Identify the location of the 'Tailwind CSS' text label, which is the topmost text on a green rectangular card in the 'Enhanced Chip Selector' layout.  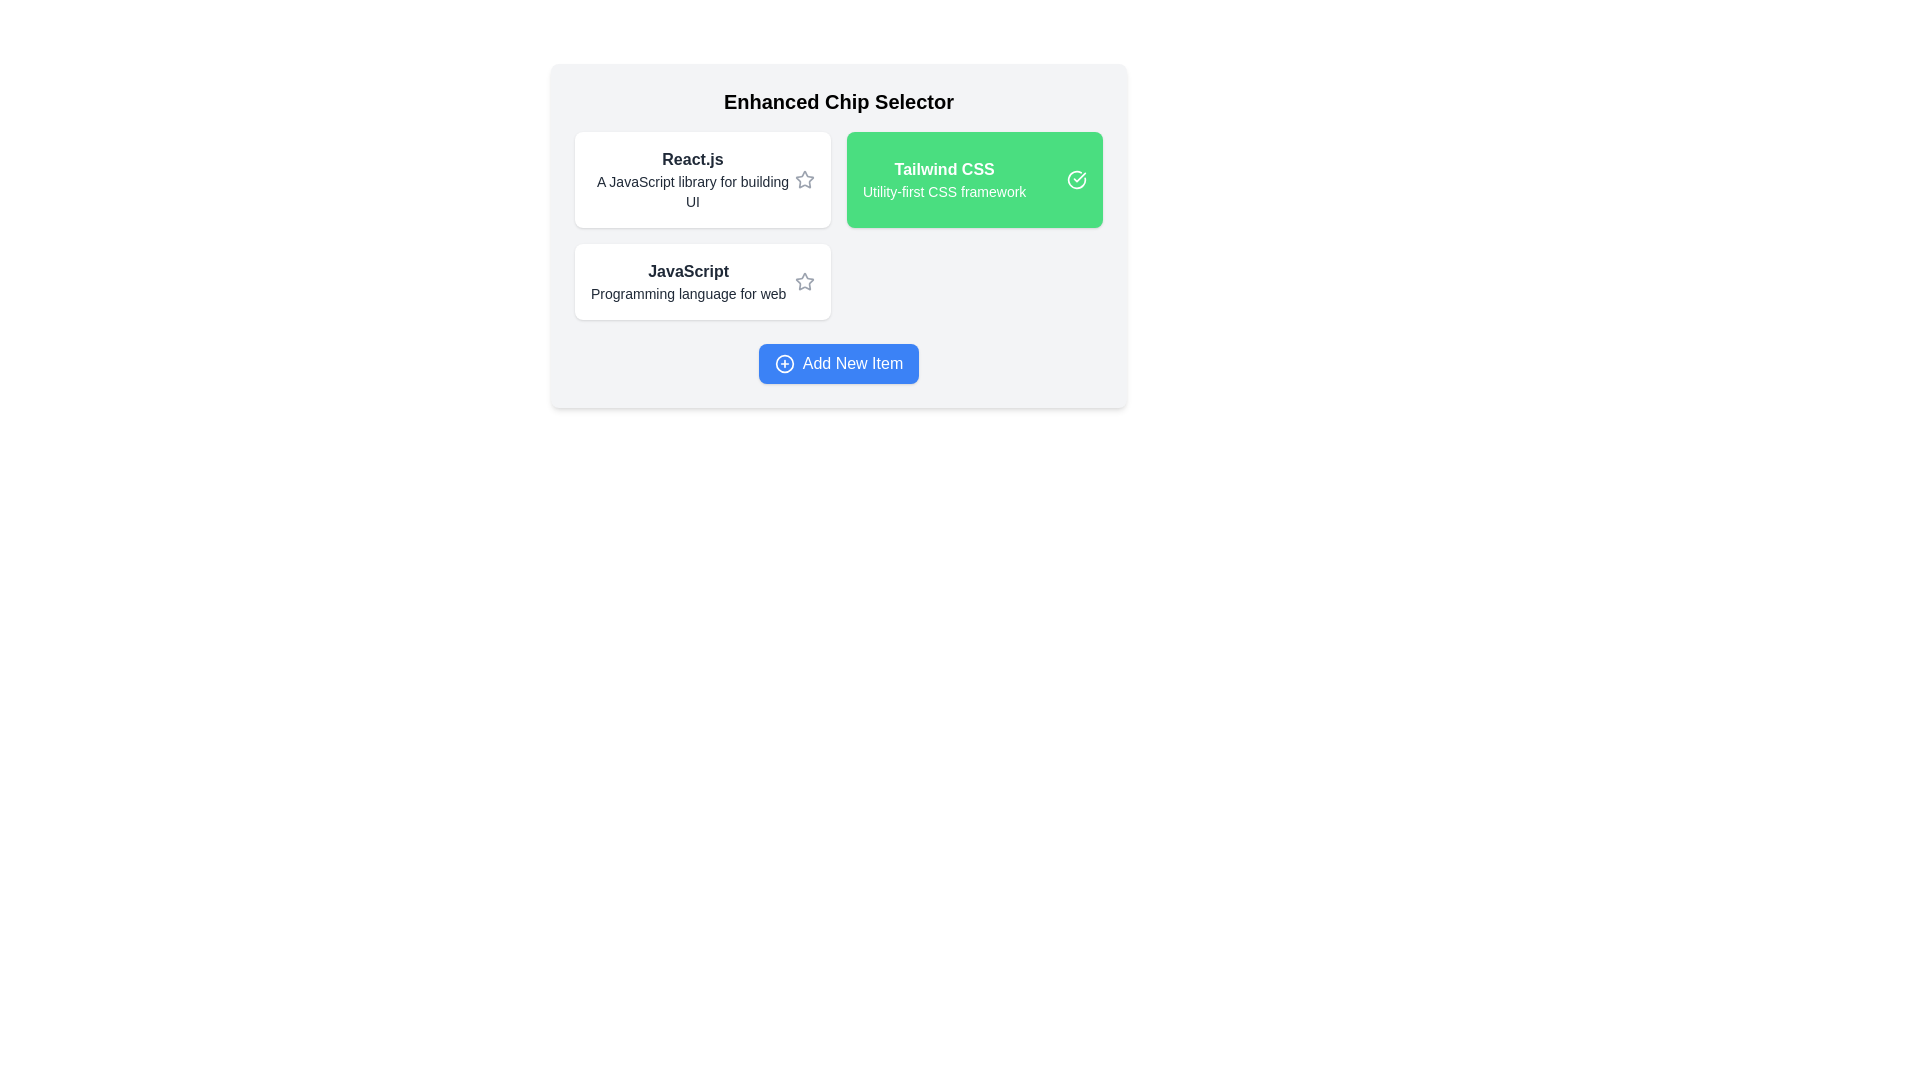
(943, 168).